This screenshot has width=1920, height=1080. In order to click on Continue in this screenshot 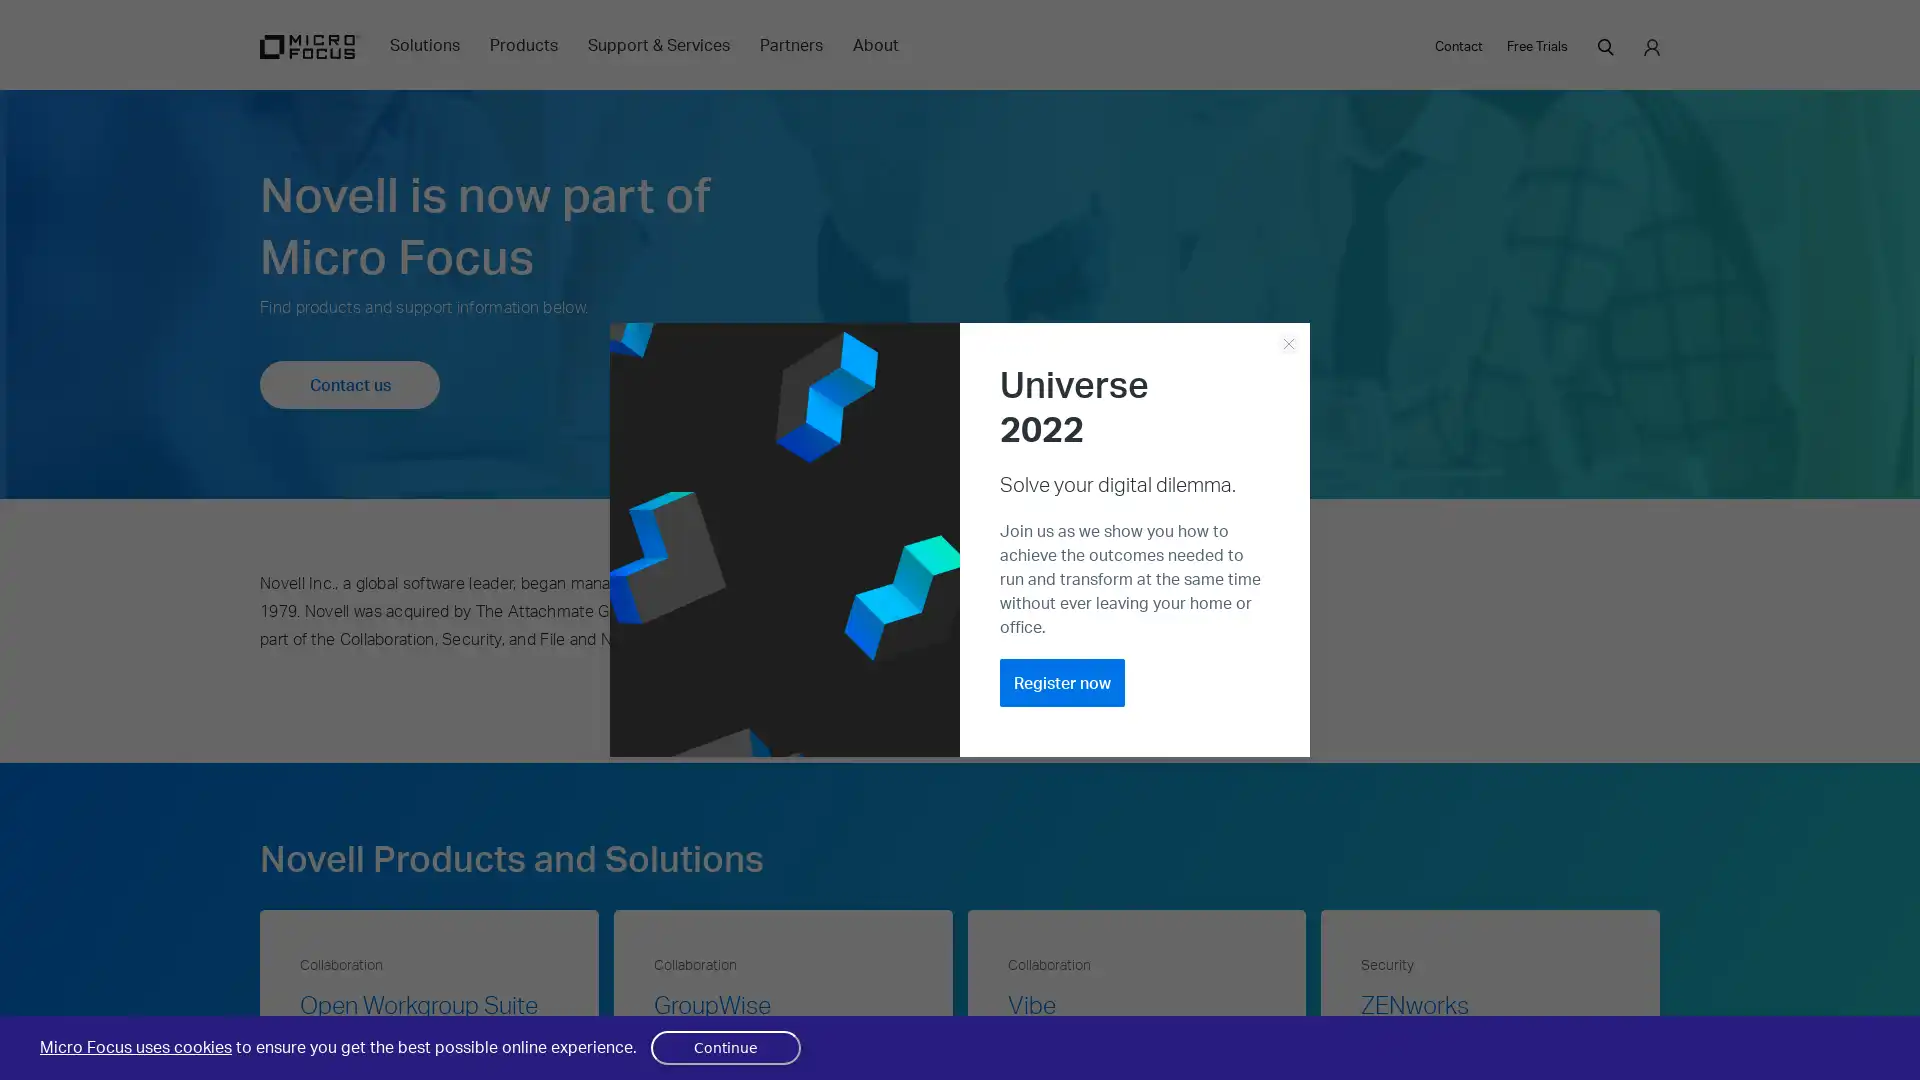, I will do `click(724, 1047)`.